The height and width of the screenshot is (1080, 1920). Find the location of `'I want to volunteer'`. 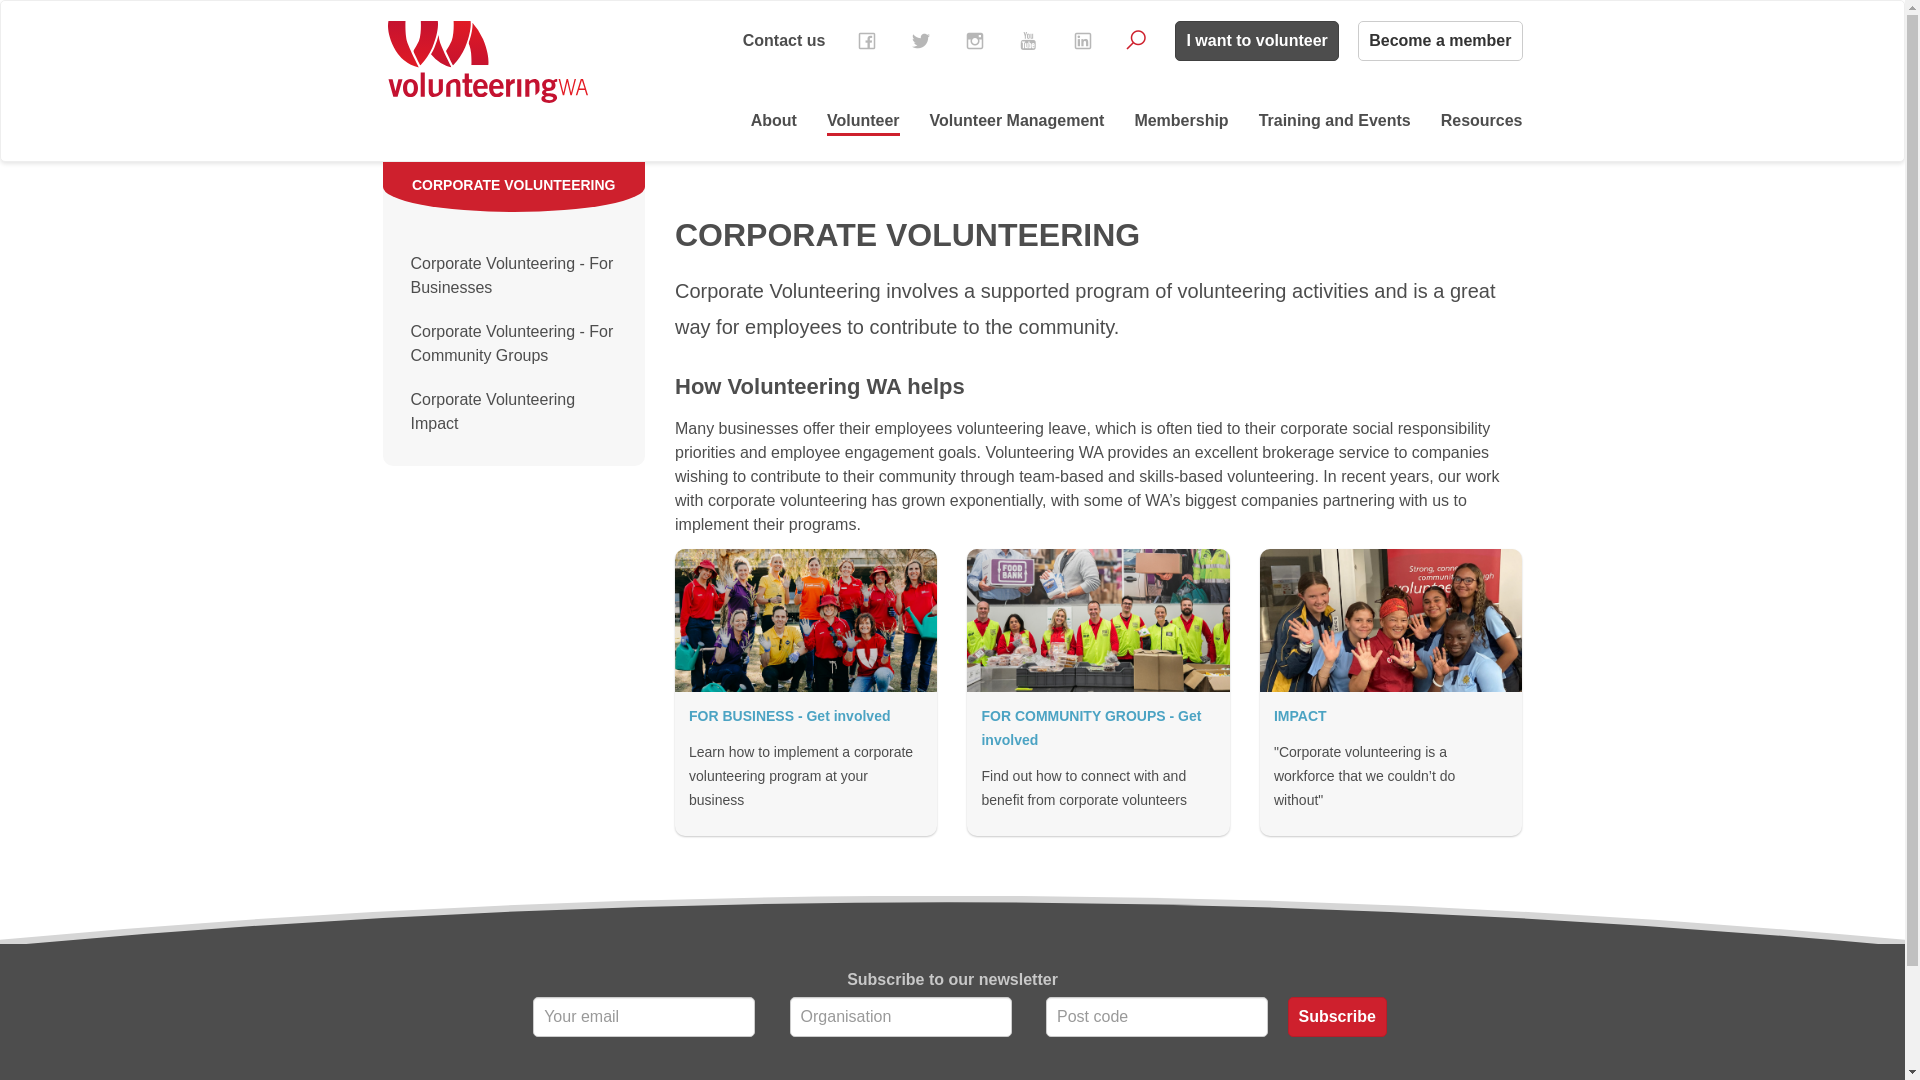

'I want to volunteer' is located at coordinates (1255, 41).